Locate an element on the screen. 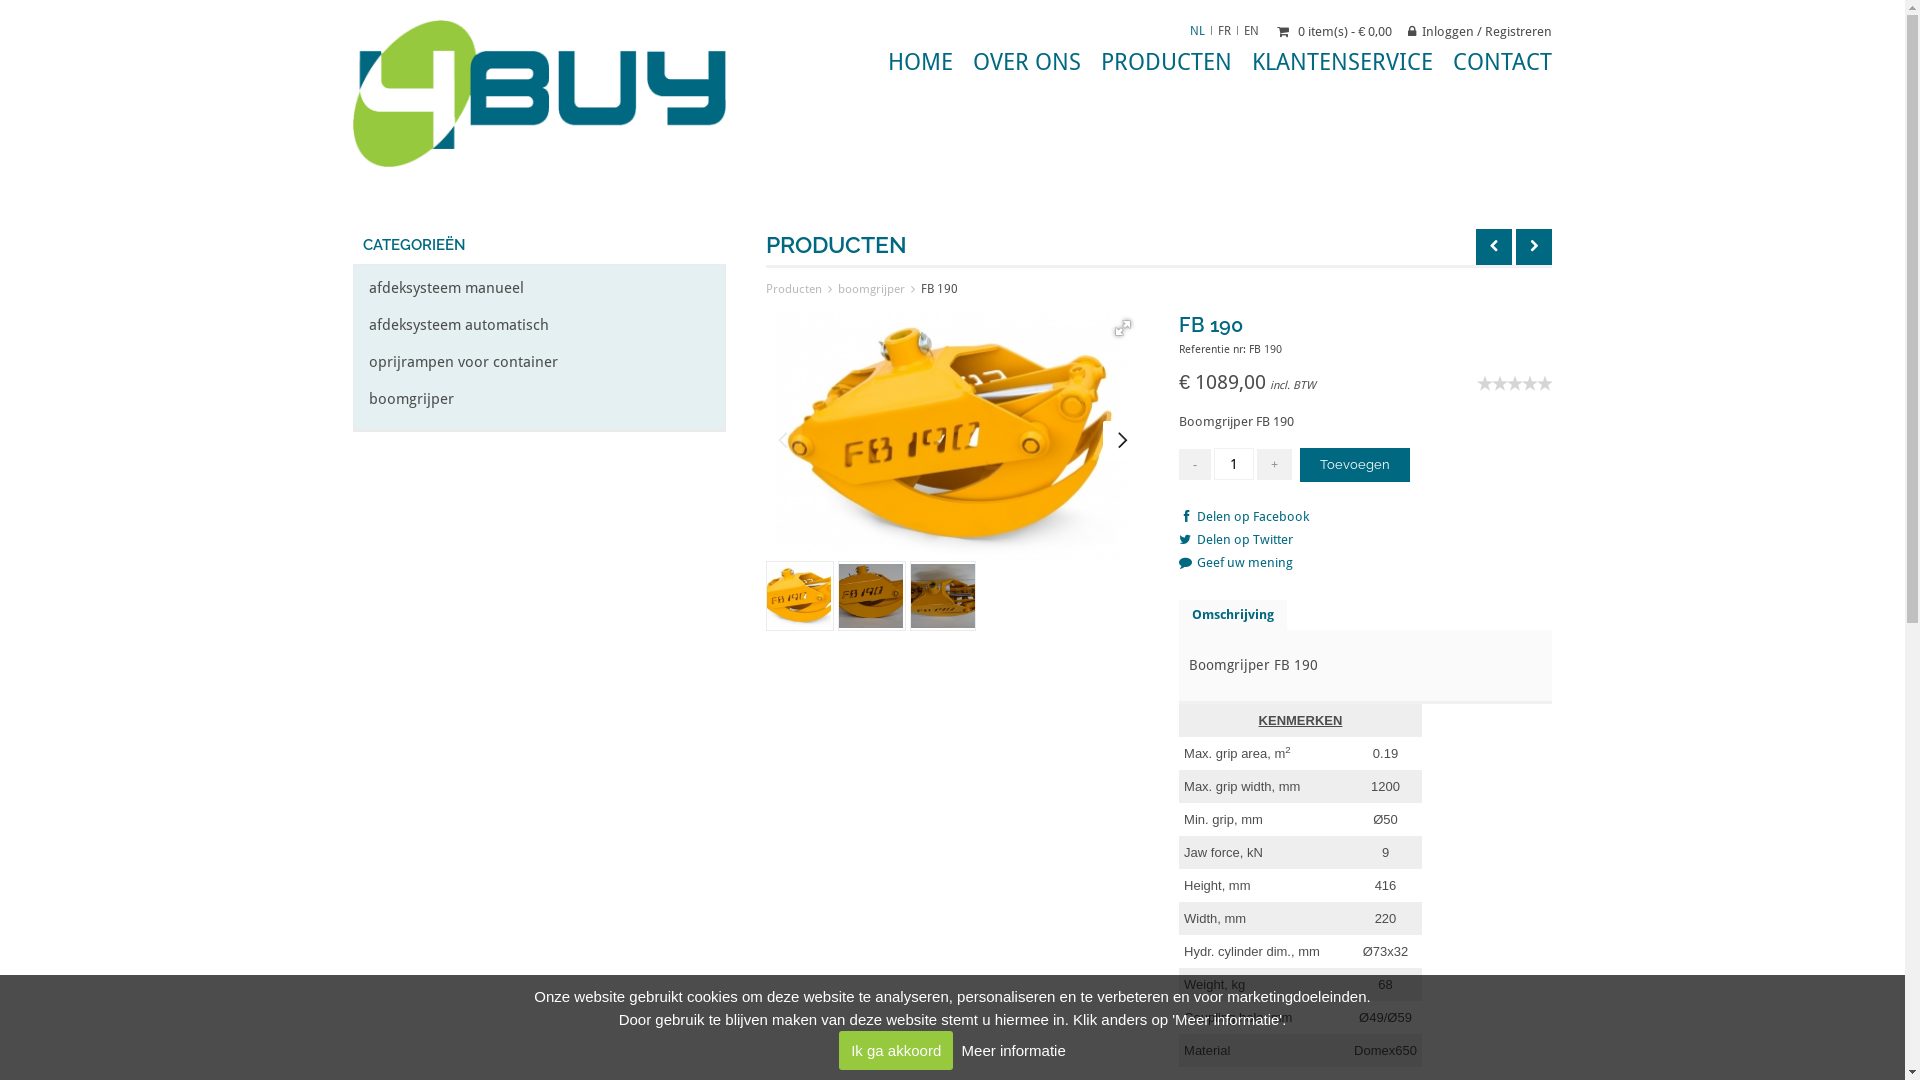 This screenshot has width=1920, height=1080. 'EN' is located at coordinates (1250, 33).